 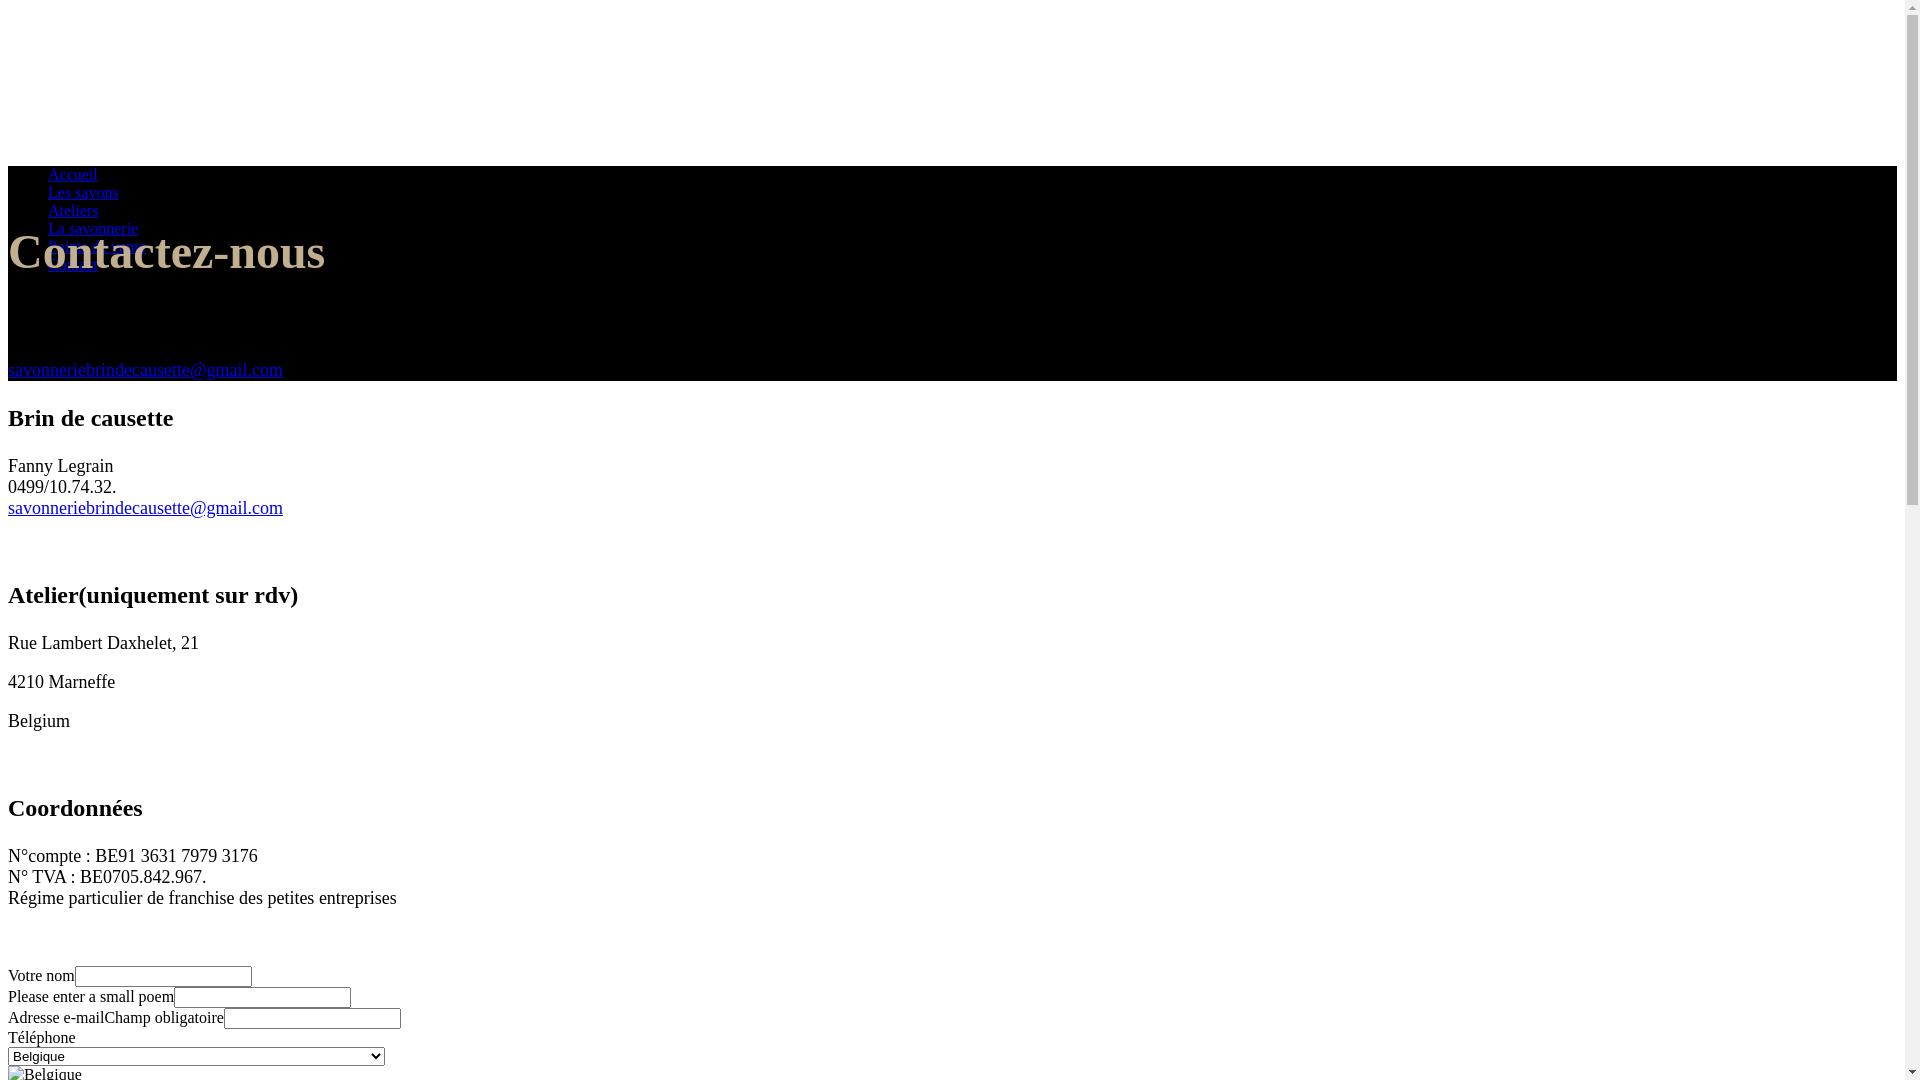 What do you see at coordinates (144, 507) in the screenshot?
I see `'savonneriebrindecausette@gmail.com'` at bounding box center [144, 507].